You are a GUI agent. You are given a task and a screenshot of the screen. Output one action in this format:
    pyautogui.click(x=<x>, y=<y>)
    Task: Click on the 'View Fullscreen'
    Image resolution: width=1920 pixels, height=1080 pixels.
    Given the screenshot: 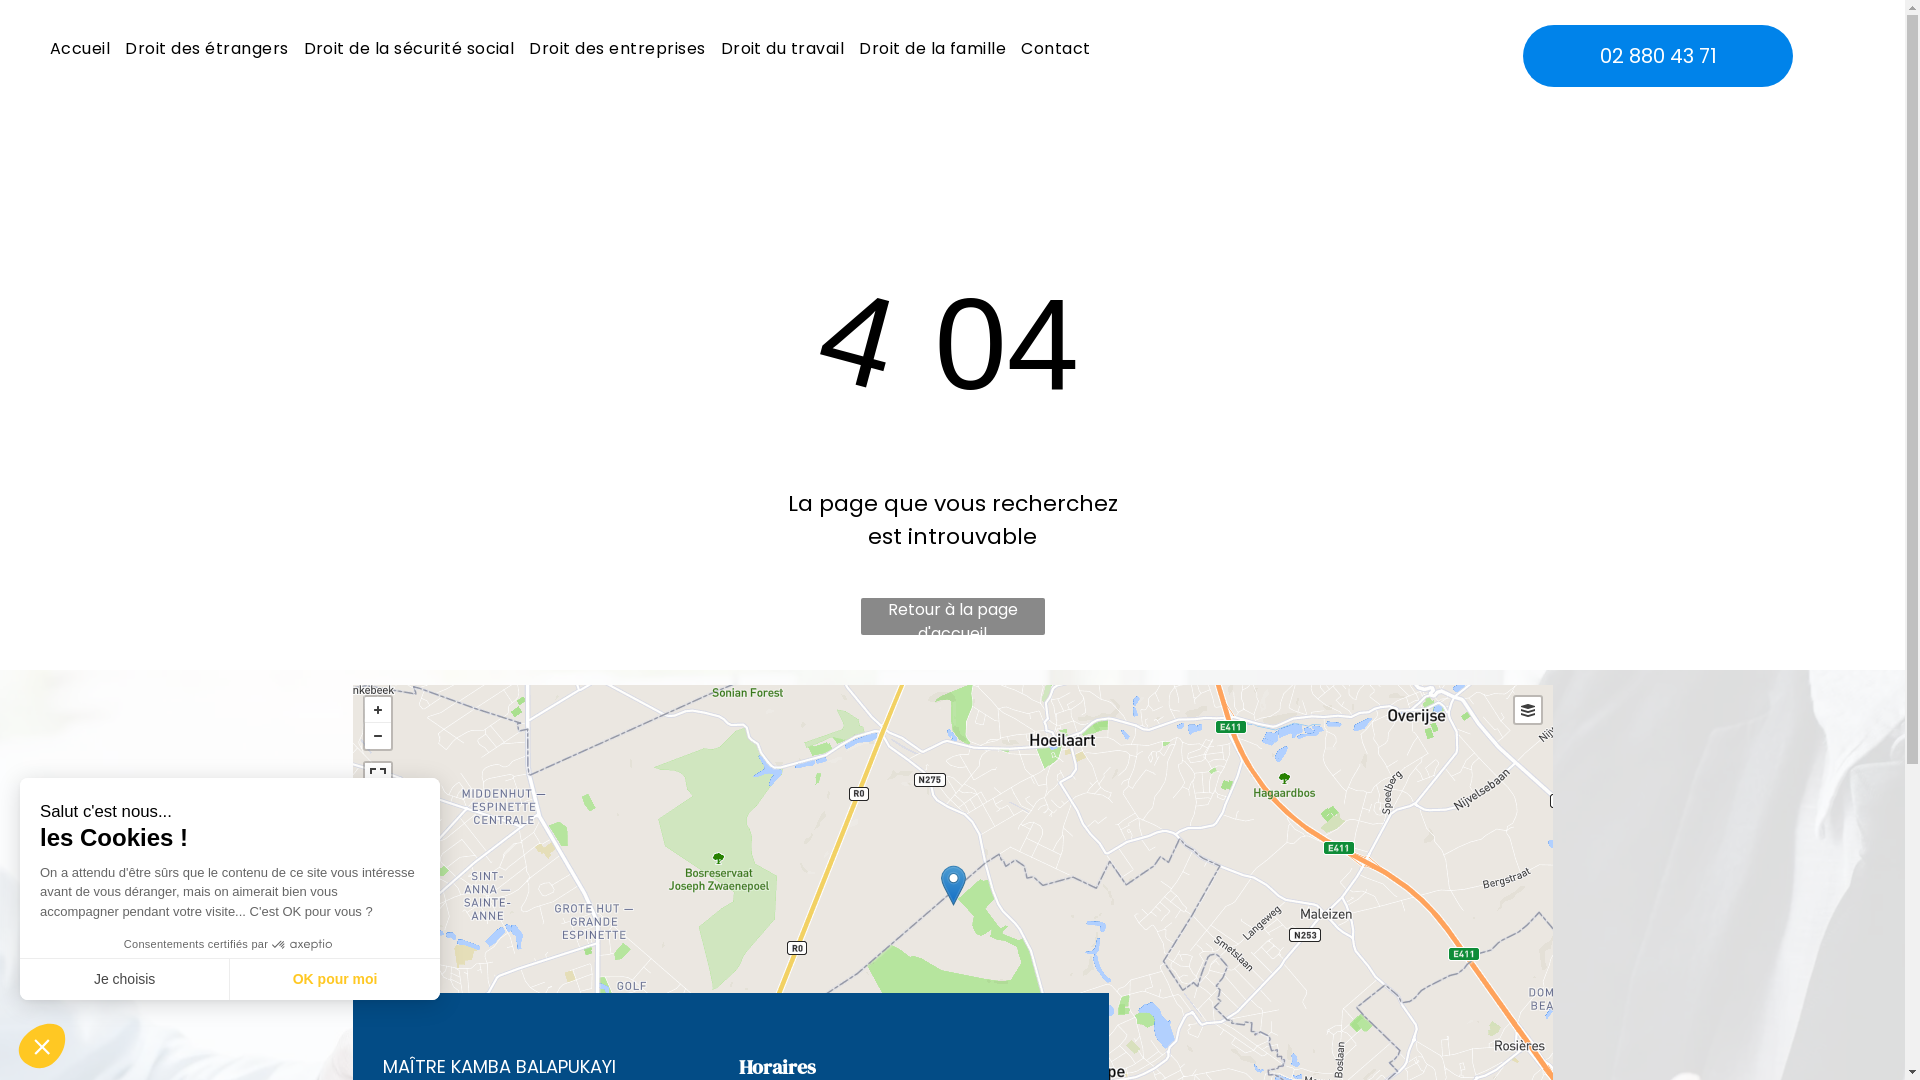 What is the action you would take?
    pyautogui.click(x=377, y=774)
    